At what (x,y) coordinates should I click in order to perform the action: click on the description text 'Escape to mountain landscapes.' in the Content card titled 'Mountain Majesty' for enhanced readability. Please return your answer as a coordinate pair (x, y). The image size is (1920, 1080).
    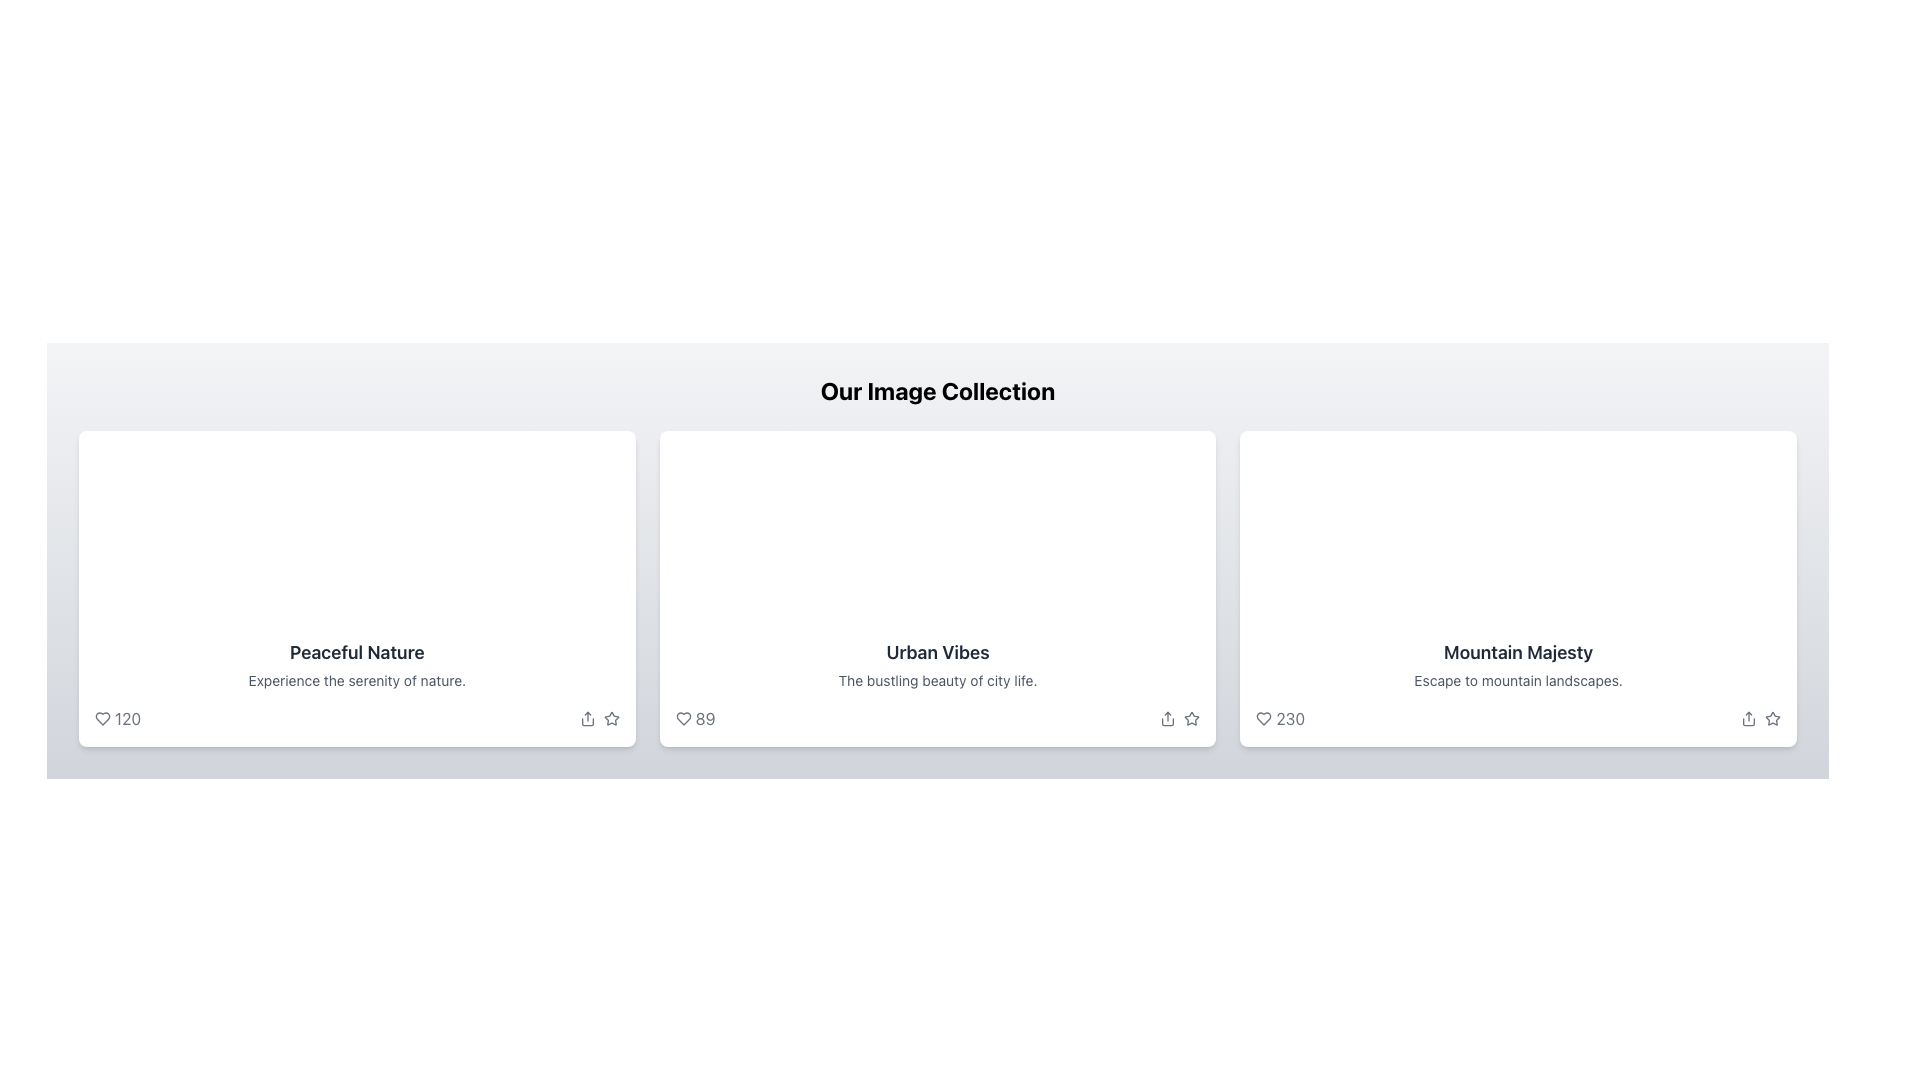
    Looking at the image, I should click on (1518, 684).